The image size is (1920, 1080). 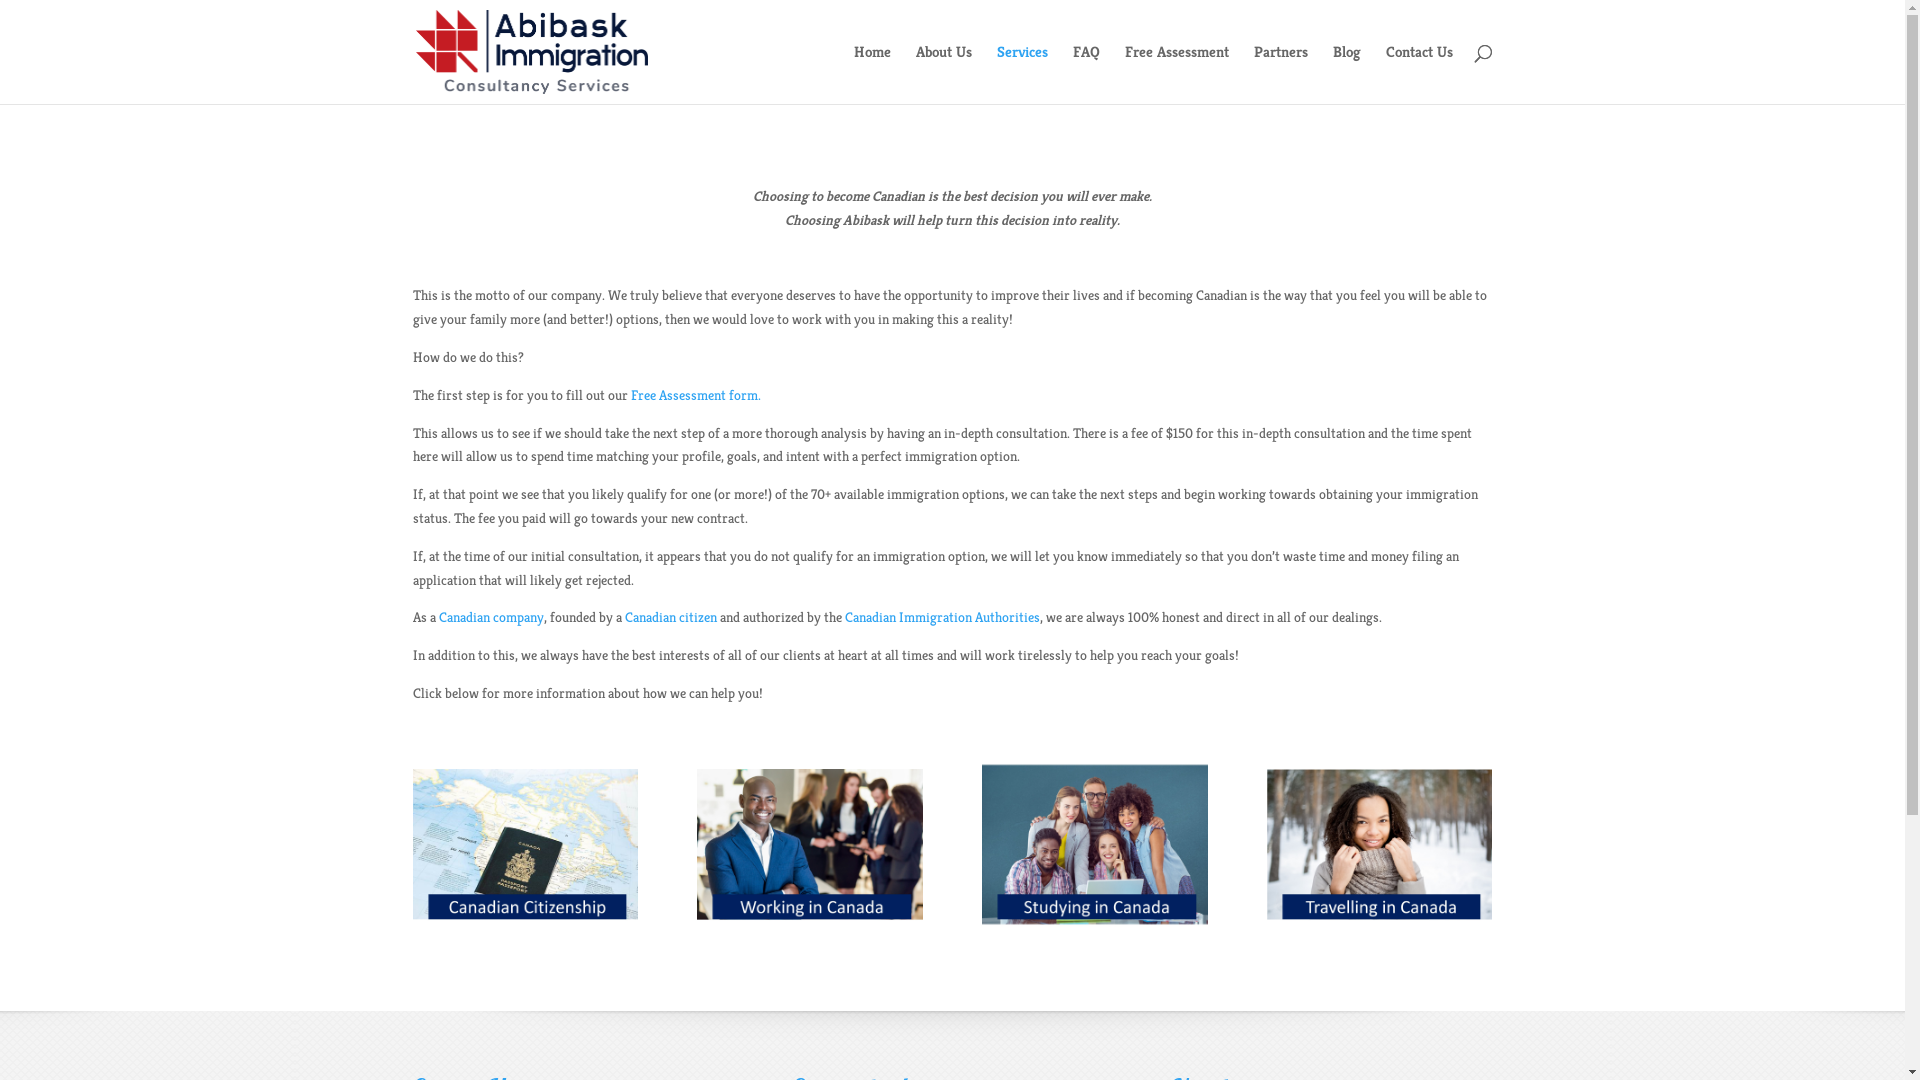 What do you see at coordinates (670, 616) in the screenshot?
I see `'Canadian citizen'` at bounding box center [670, 616].